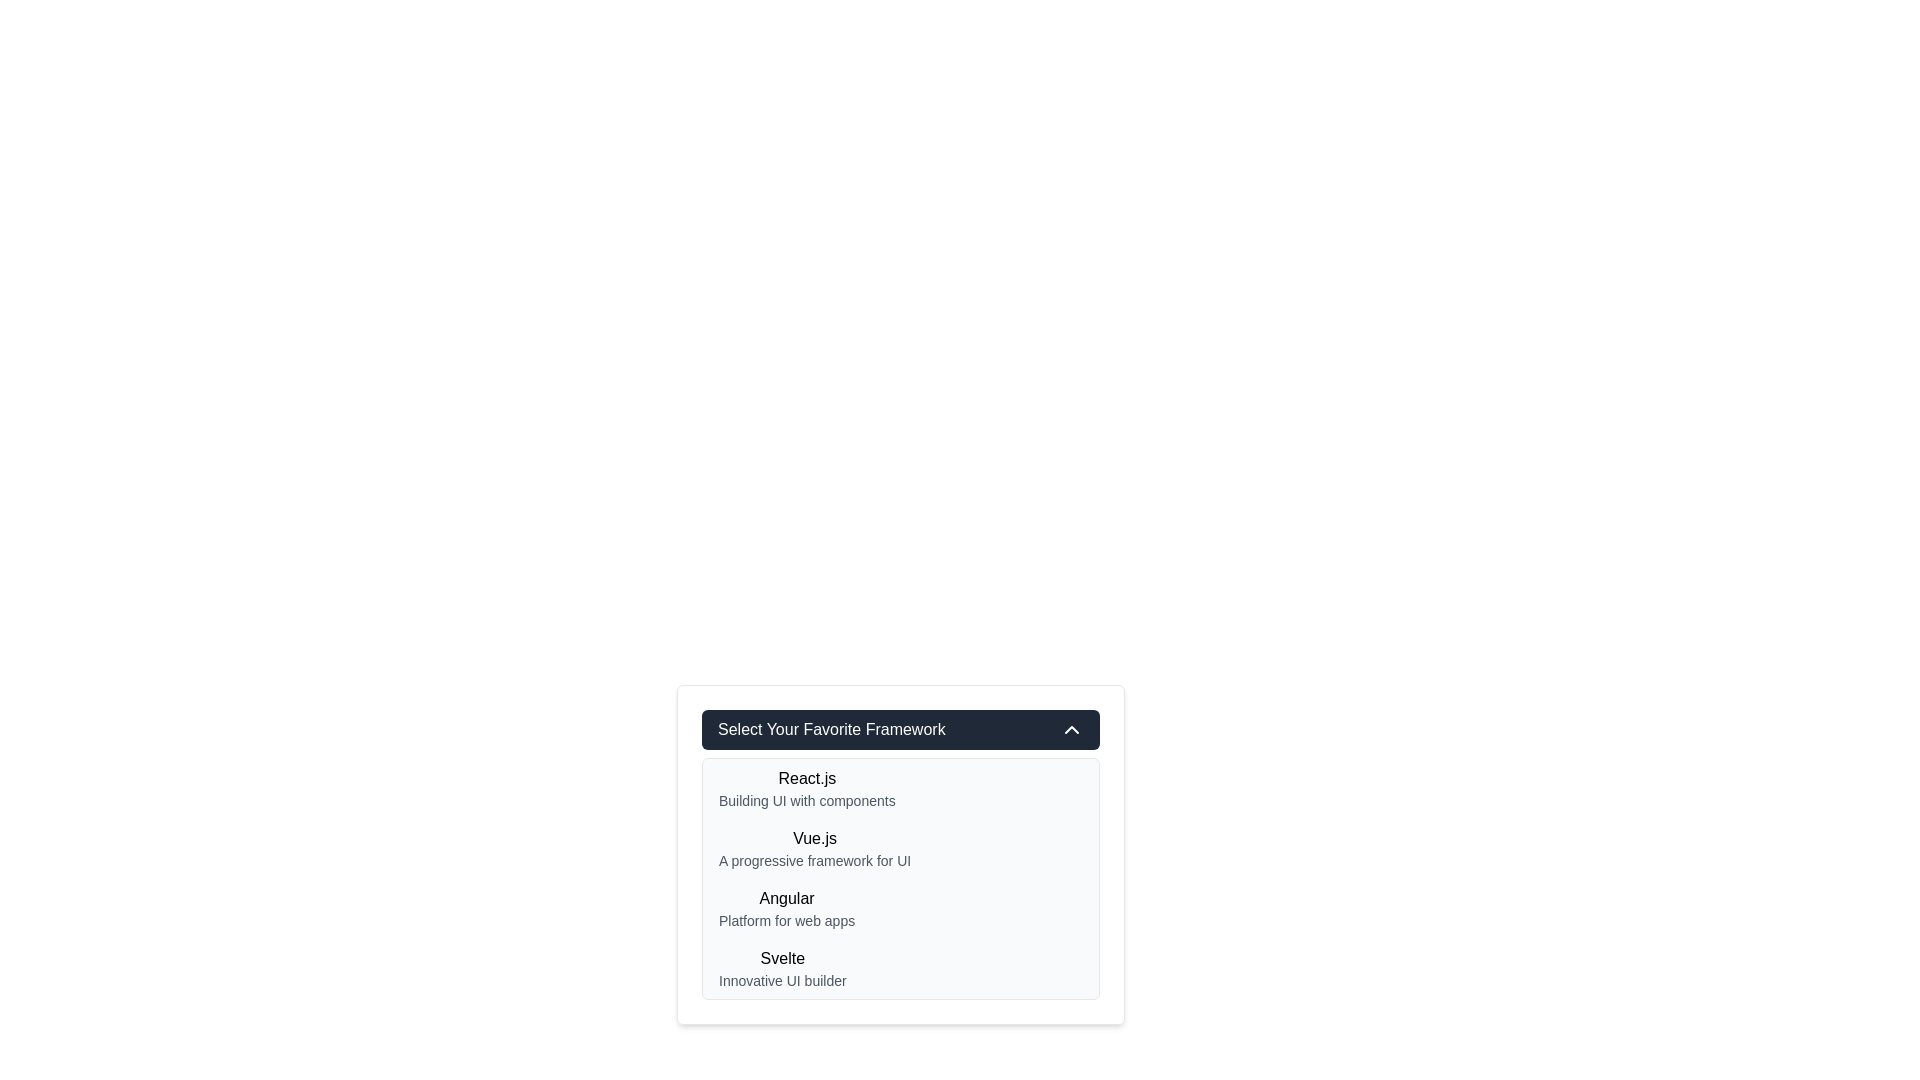  What do you see at coordinates (900, 967) in the screenshot?
I see `the fourth item in the vertical list labeled 'Svelte' which is in bold font and has a secondary line 'Innovative UI builder' in smaller light gray font` at bounding box center [900, 967].